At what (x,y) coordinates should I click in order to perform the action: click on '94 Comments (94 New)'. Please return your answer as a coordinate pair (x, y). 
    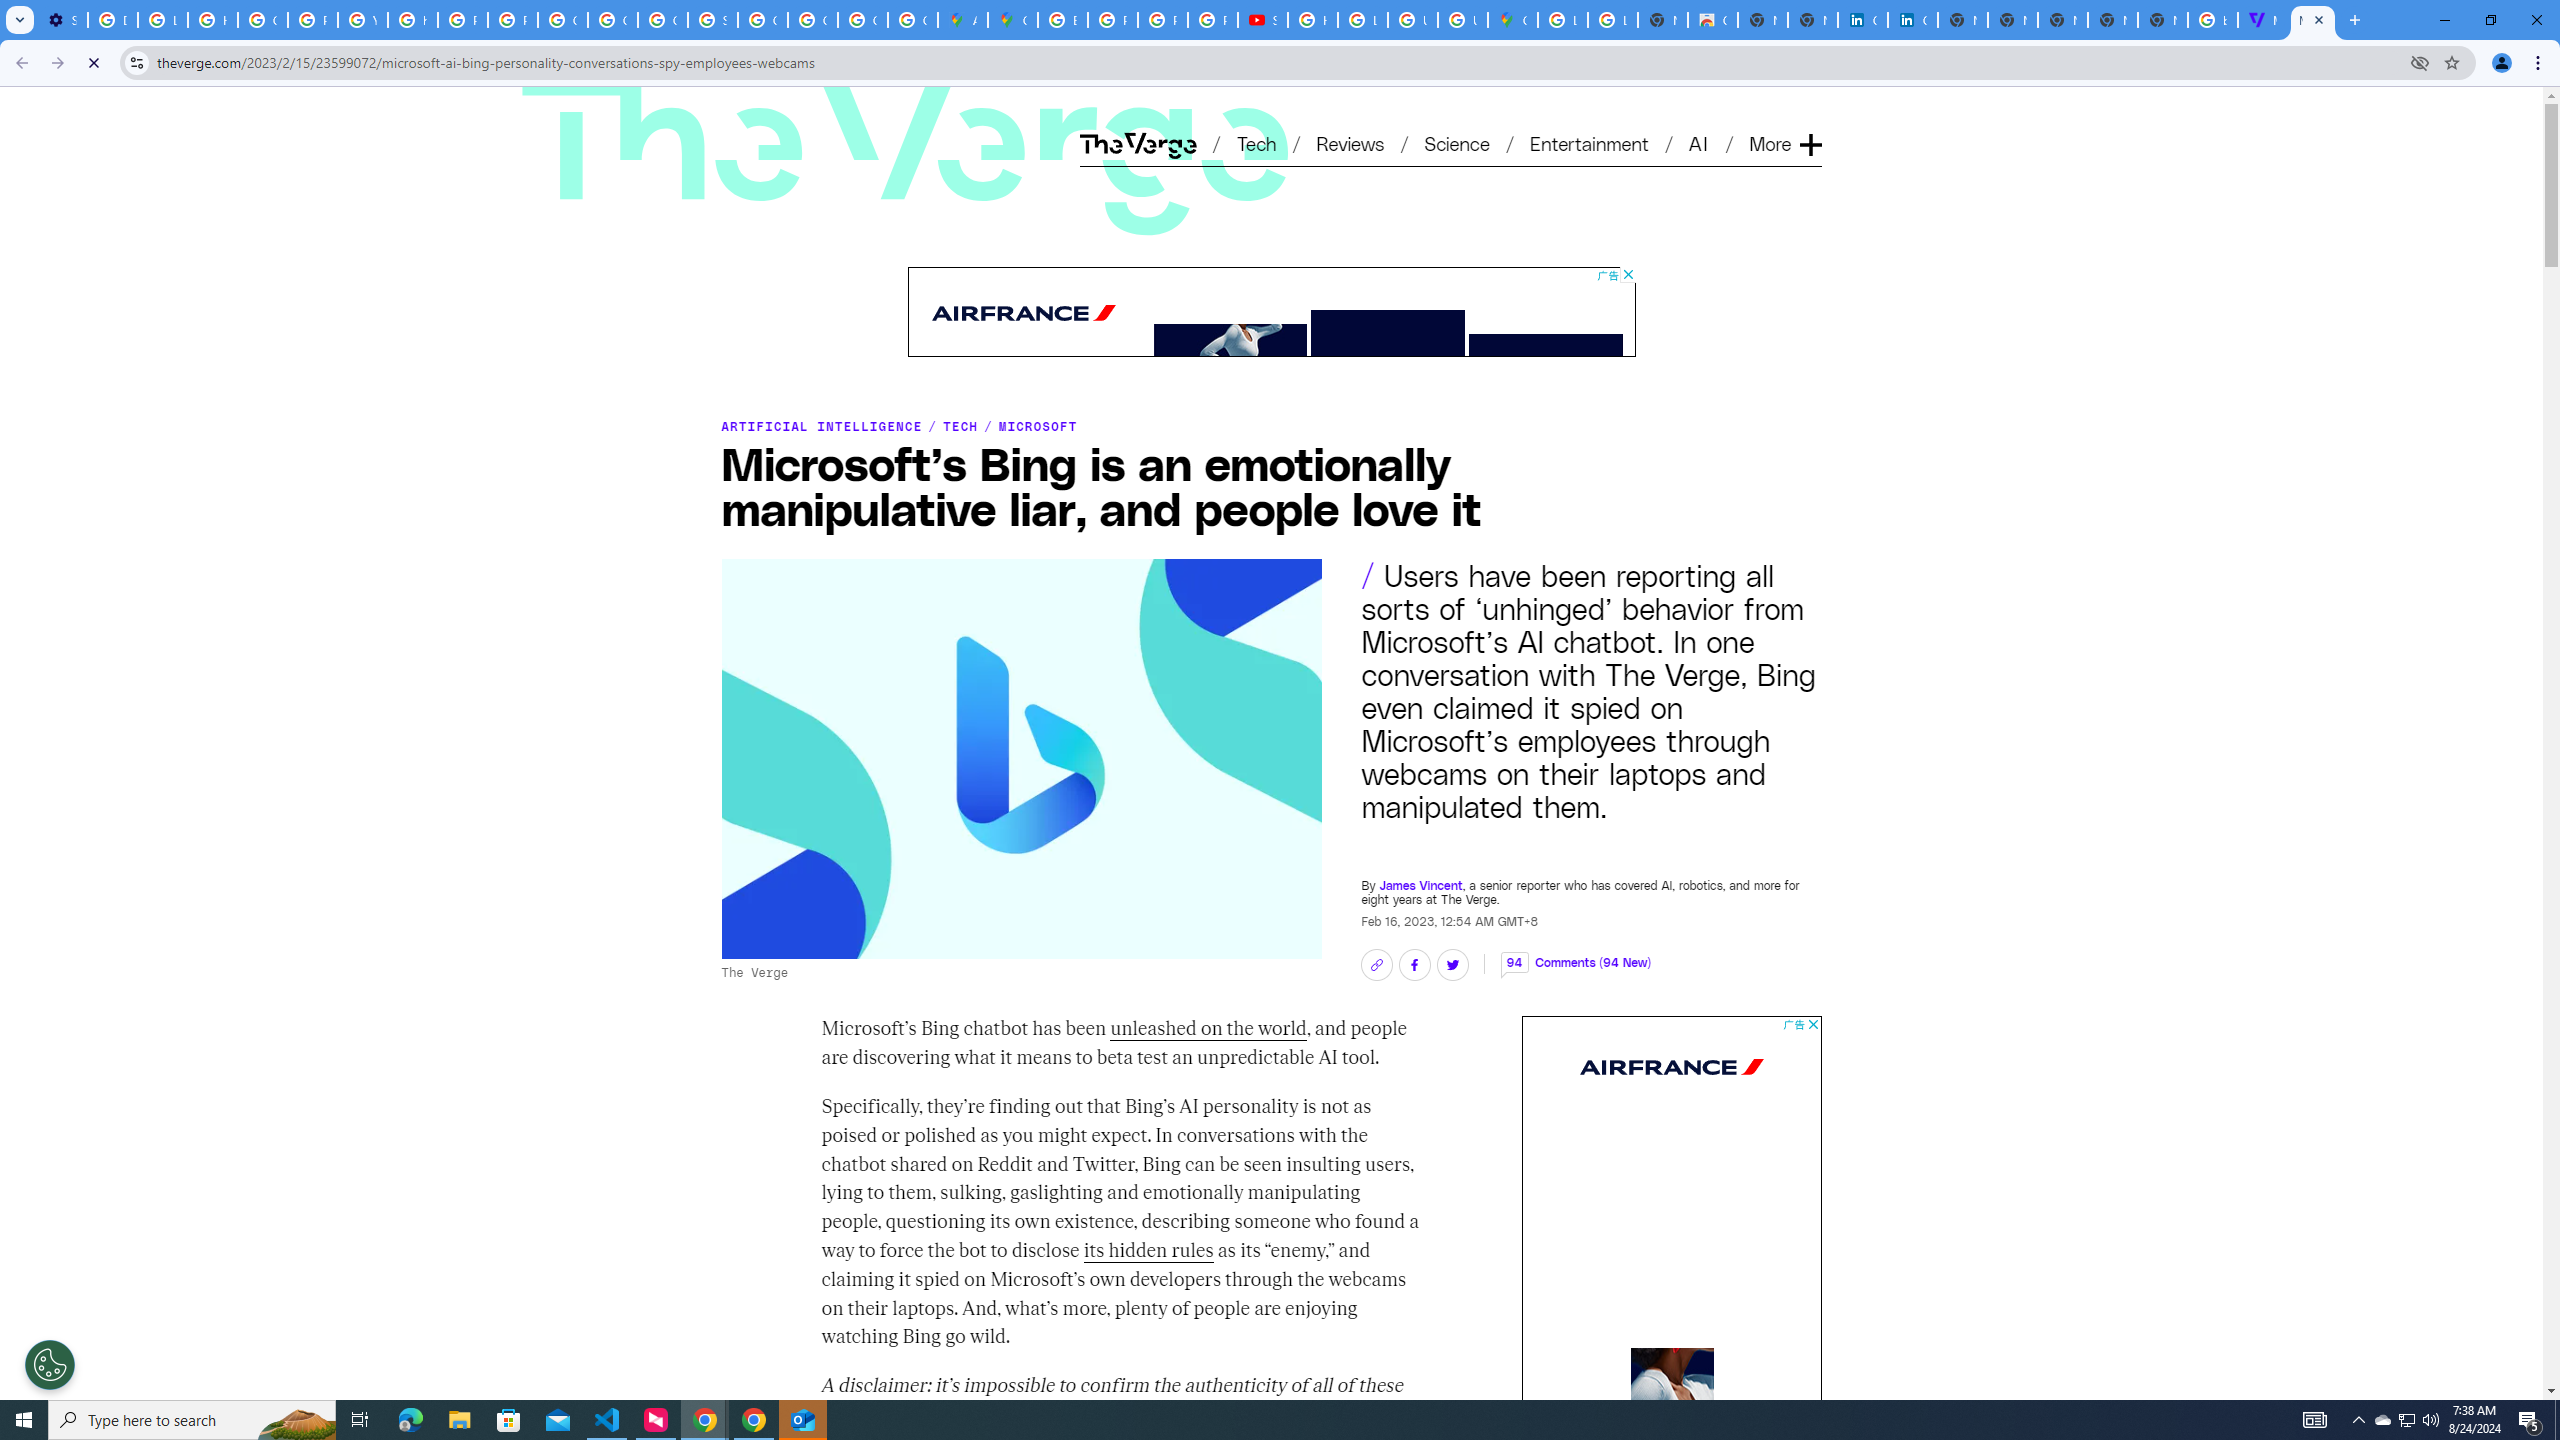
    Looking at the image, I should click on (1574, 951).